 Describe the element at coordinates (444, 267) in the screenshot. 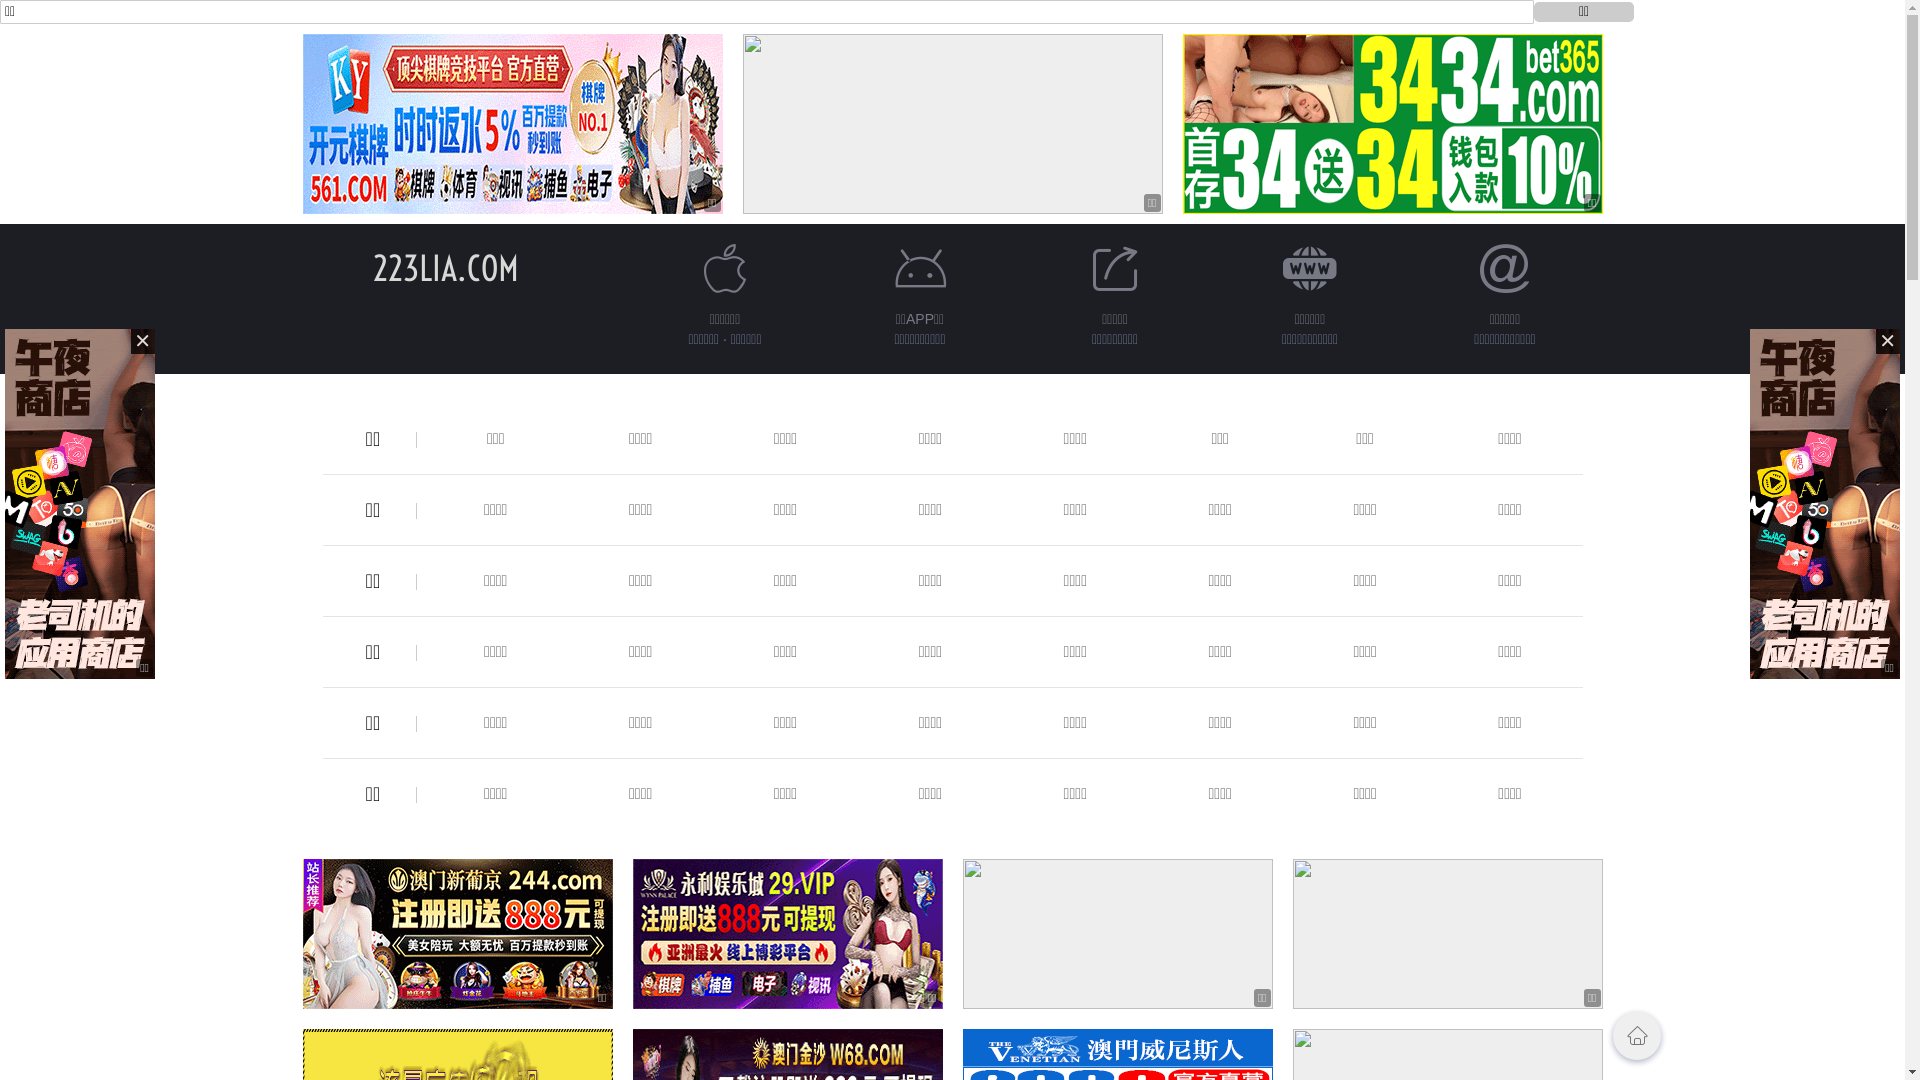

I see `'223LIA.COM'` at that location.